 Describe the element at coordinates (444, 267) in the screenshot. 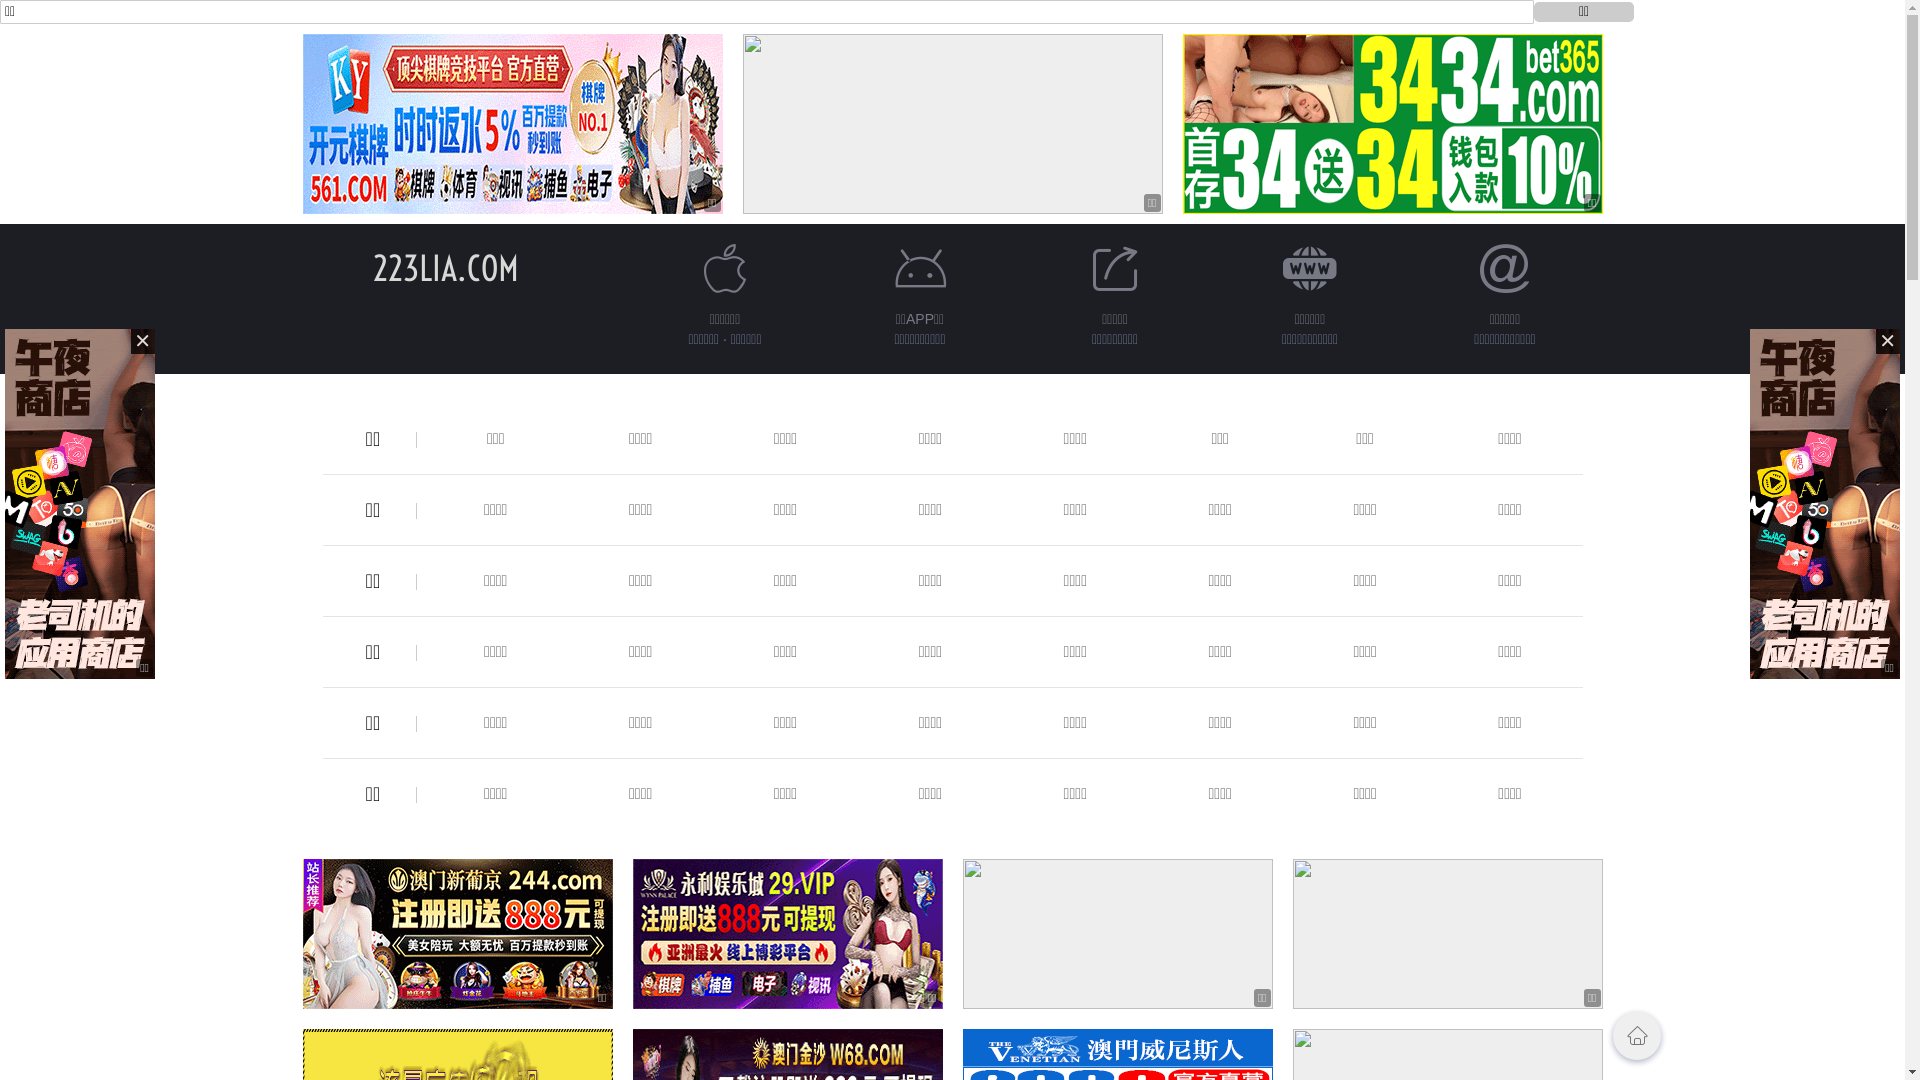

I see `'223LIA.COM'` at that location.